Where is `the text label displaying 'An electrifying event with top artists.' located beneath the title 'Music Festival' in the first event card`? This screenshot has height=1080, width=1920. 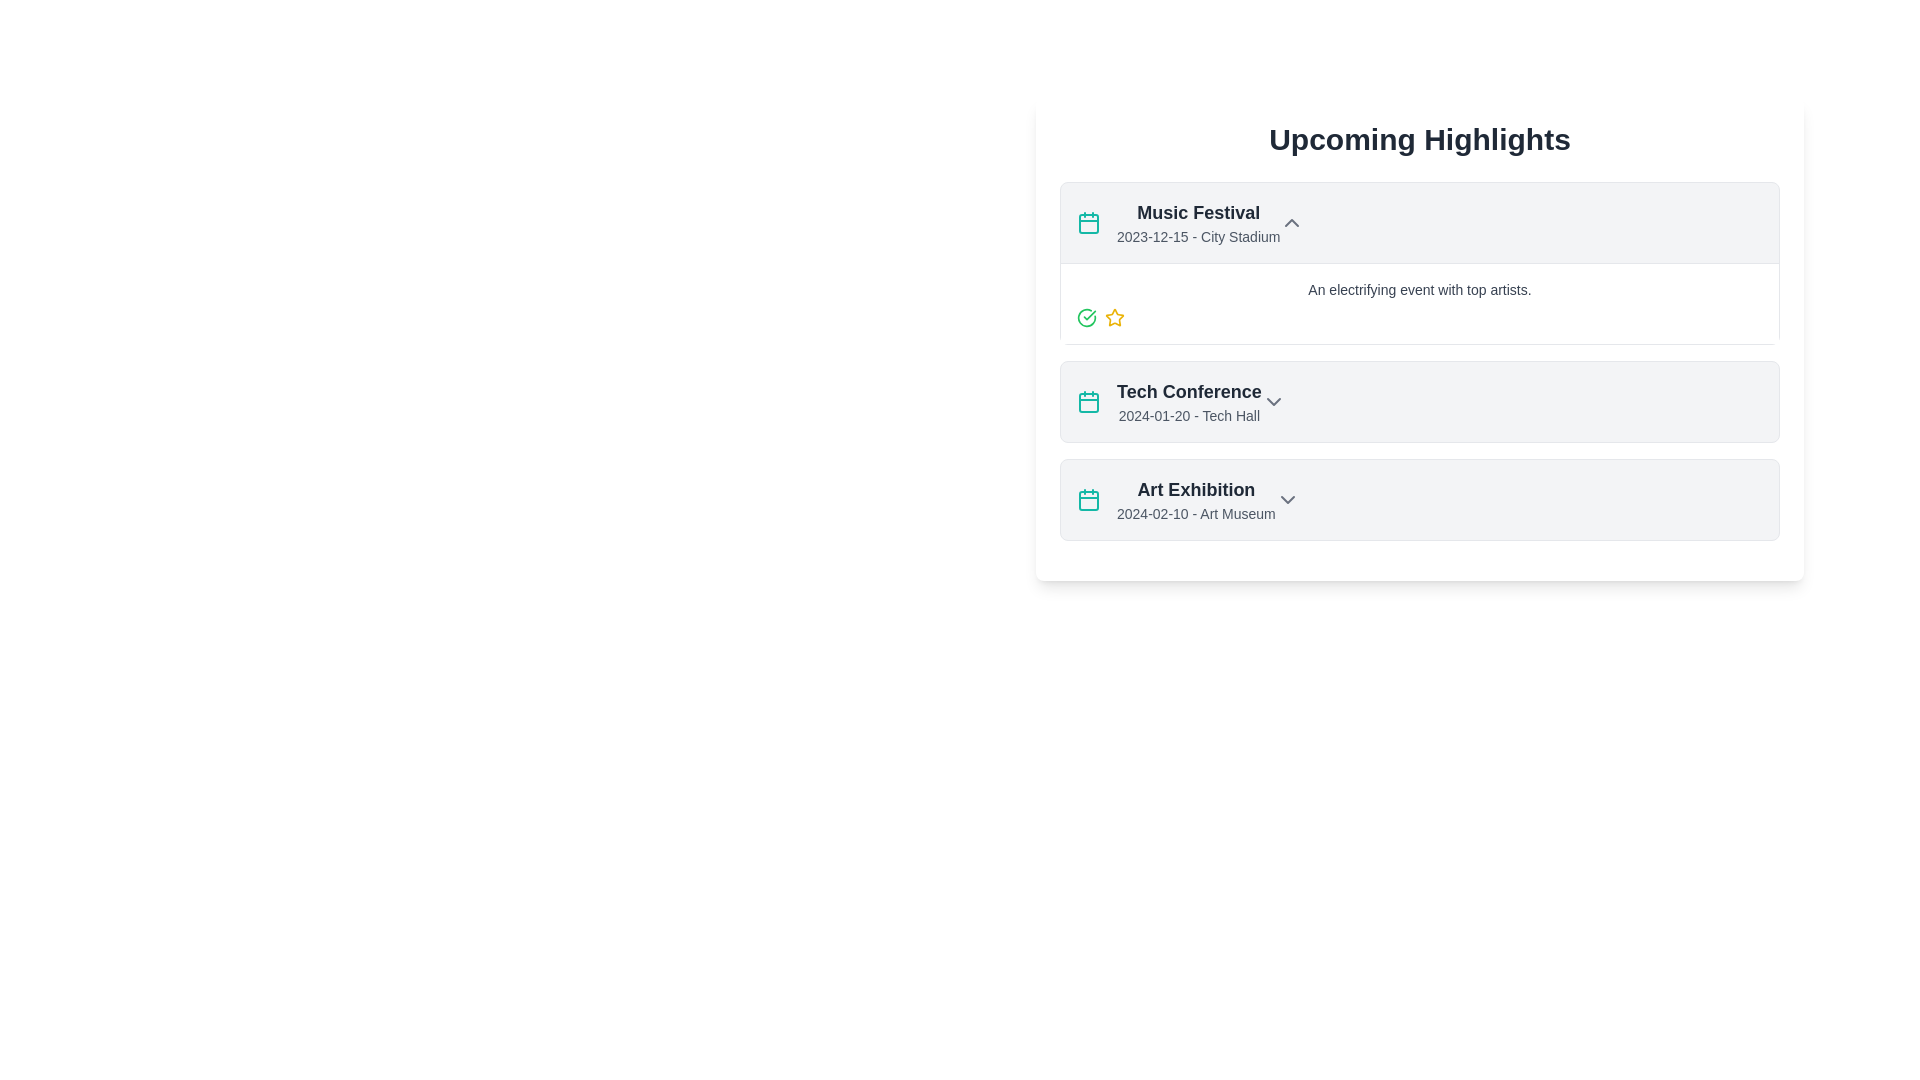
the text label displaying 'An electrifying event with top artists.' located beneath the title 'Music Festival' in the first event card is located at coordinates (1419, 289).